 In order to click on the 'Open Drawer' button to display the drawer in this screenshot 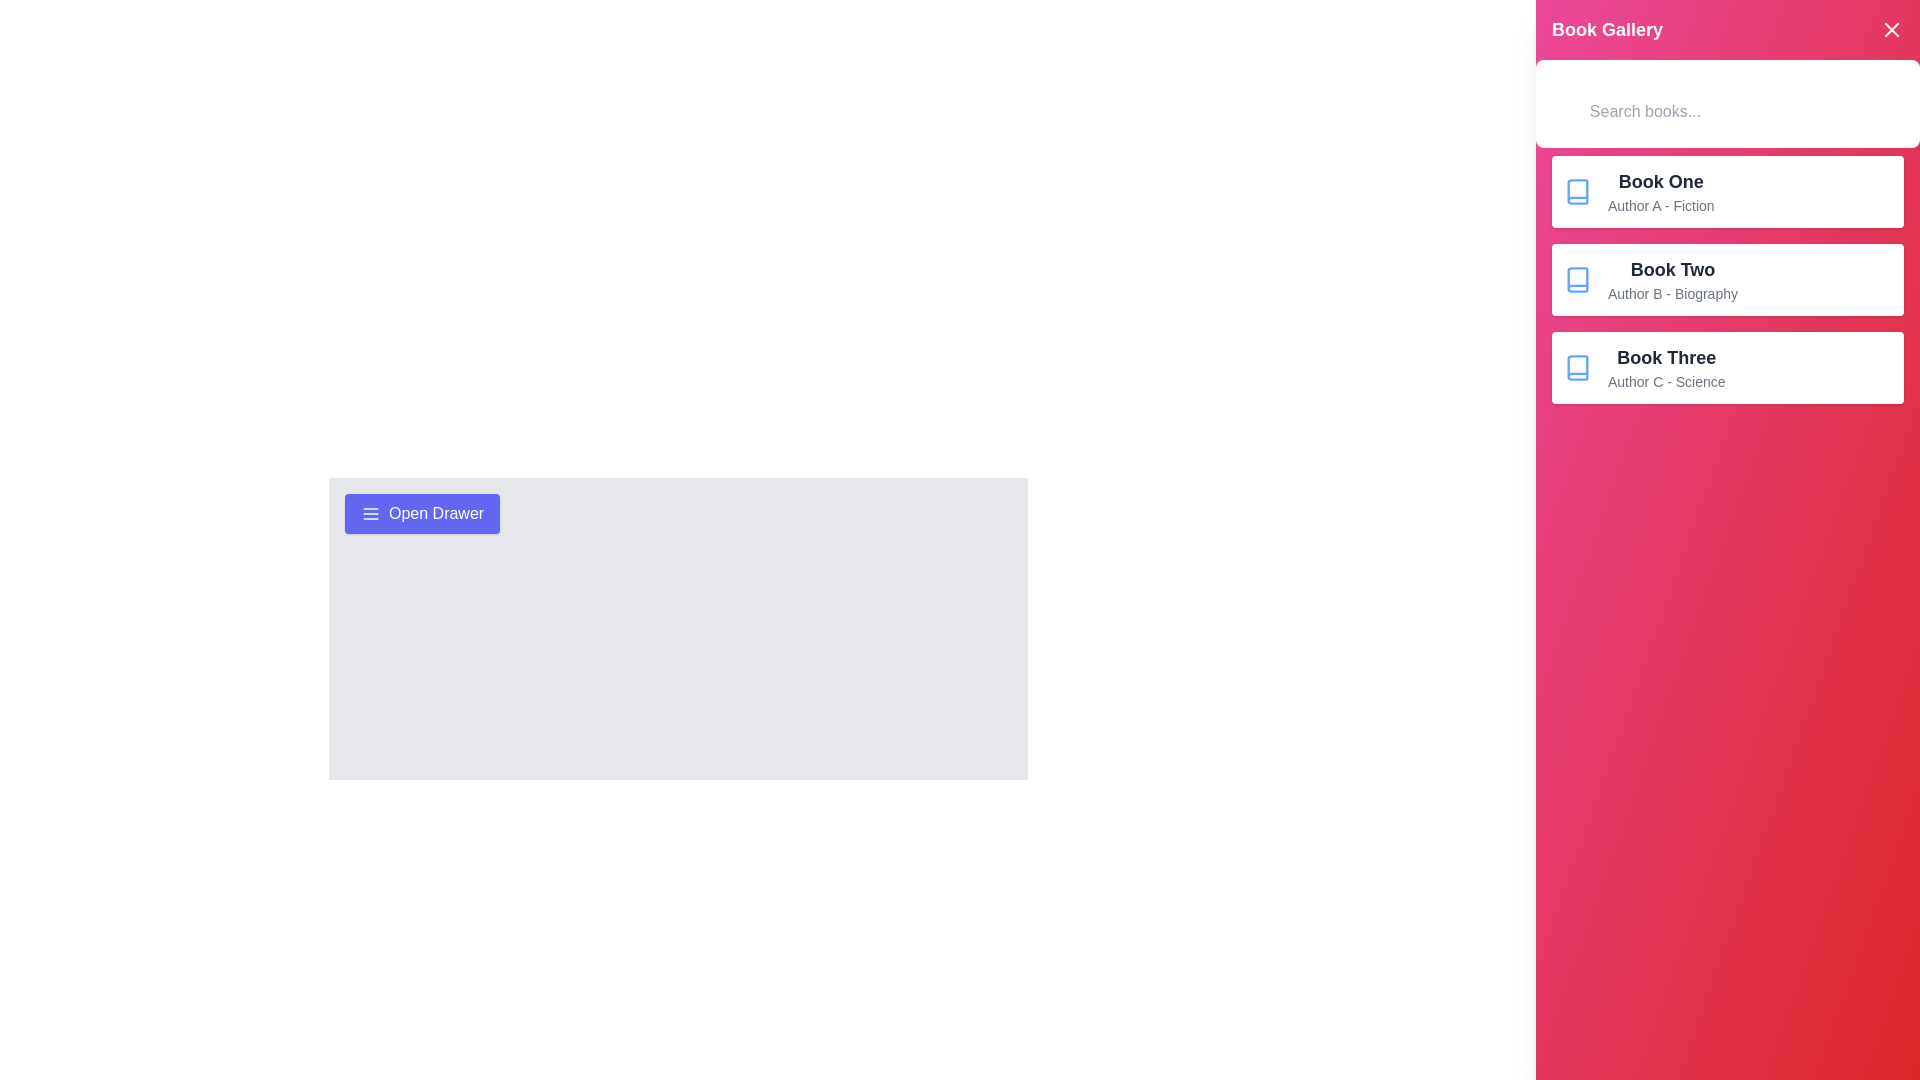, I will do `click(421, 512)`.